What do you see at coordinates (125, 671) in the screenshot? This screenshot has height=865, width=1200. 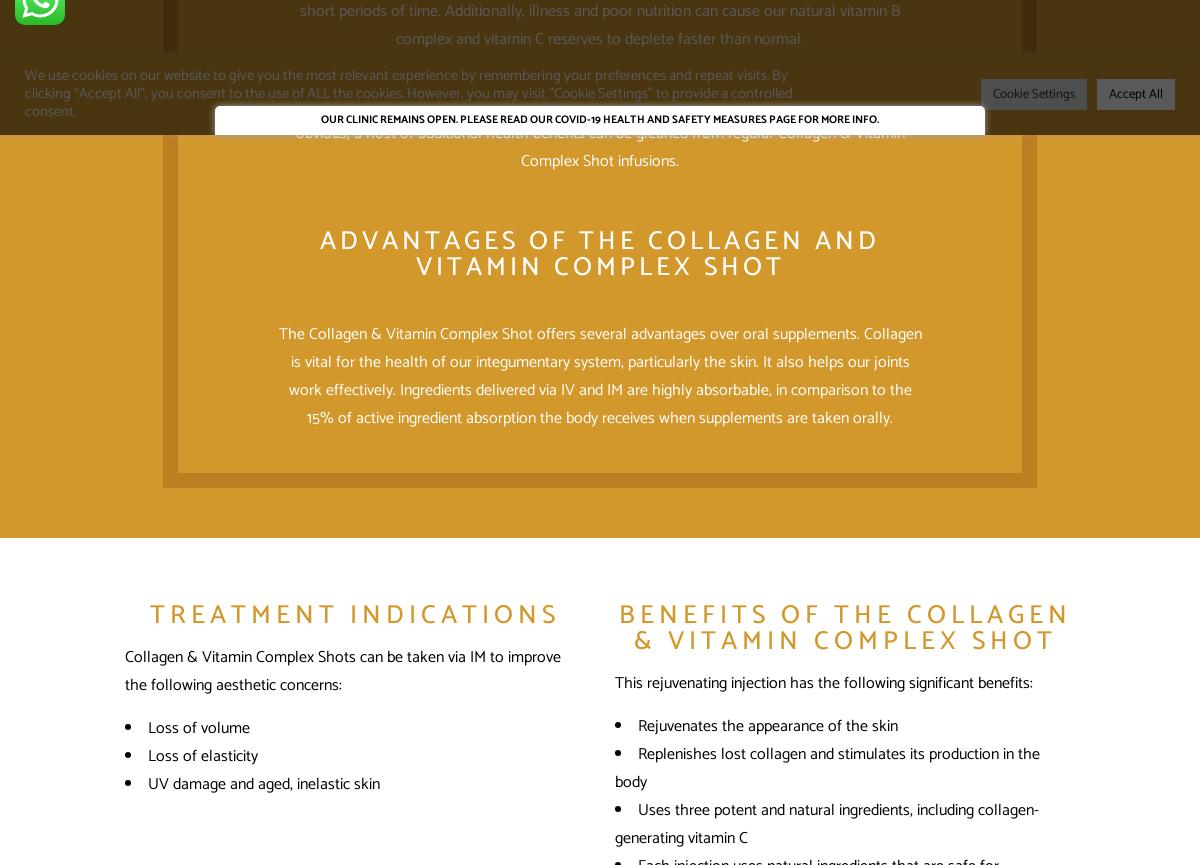 I see `'Collagen & Vitamin Complex Shots can be taken via IM to improve the following aesthetic concerns:'` at bounding box center [125, 671].